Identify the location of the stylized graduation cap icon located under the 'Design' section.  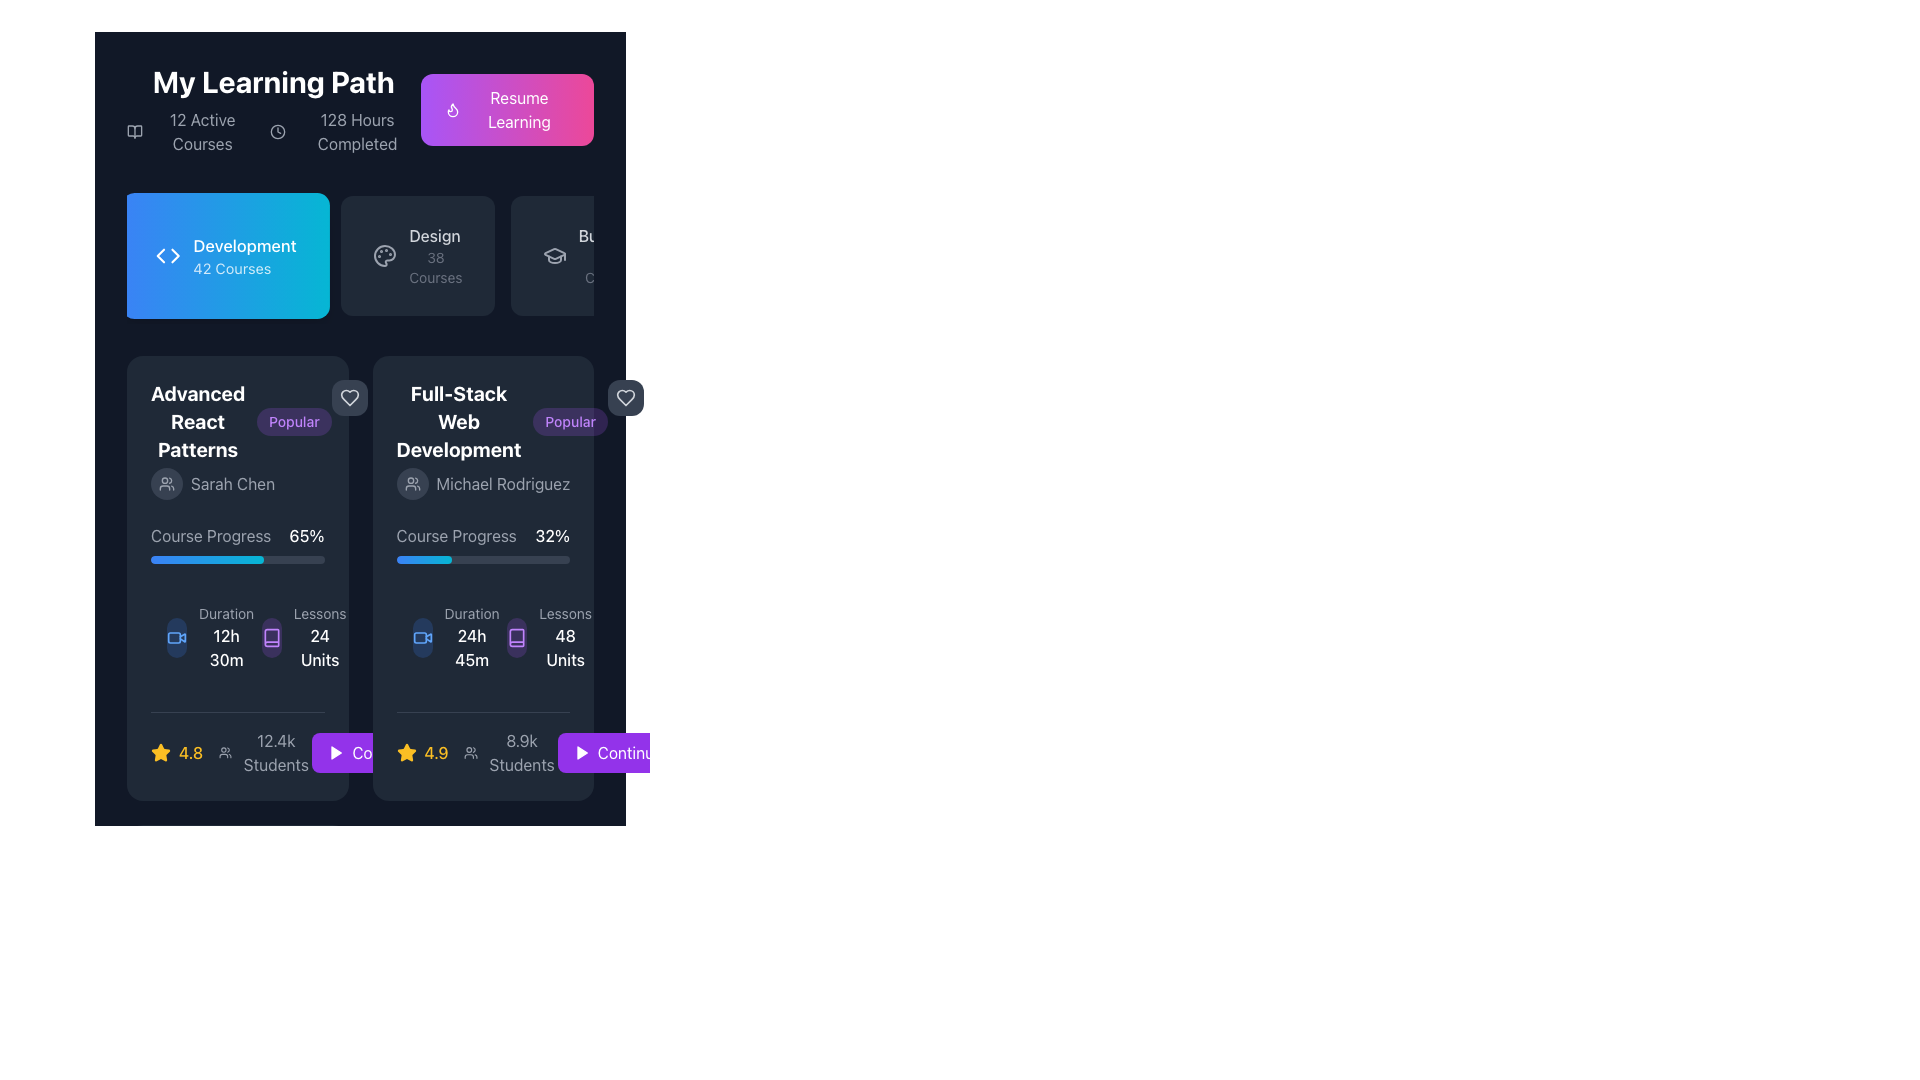
(554, 253).